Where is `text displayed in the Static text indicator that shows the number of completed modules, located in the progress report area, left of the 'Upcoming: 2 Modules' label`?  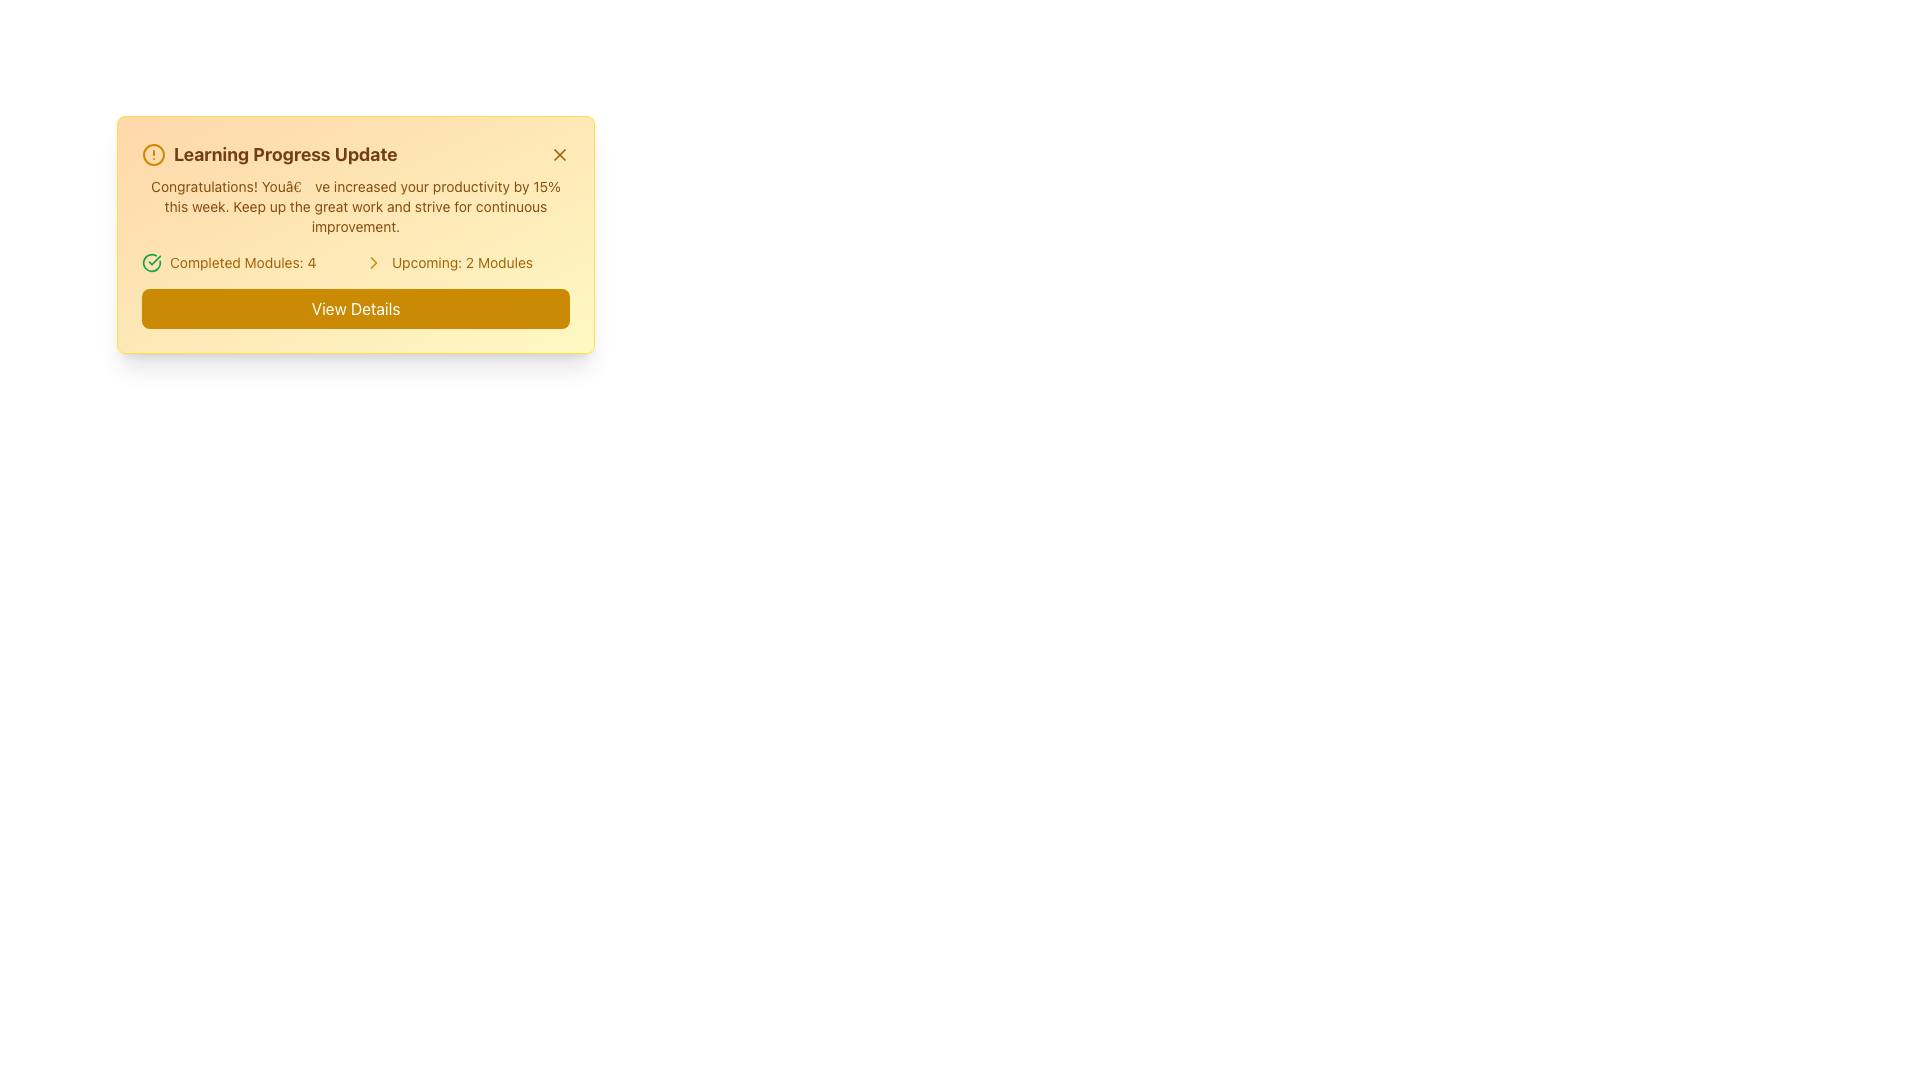
text displayed in the Static text indicator that shows the number of completed modules, located in the progress report area, left of the 'Upcoming: 2 Modules' label is located at coordinates (242, 261).